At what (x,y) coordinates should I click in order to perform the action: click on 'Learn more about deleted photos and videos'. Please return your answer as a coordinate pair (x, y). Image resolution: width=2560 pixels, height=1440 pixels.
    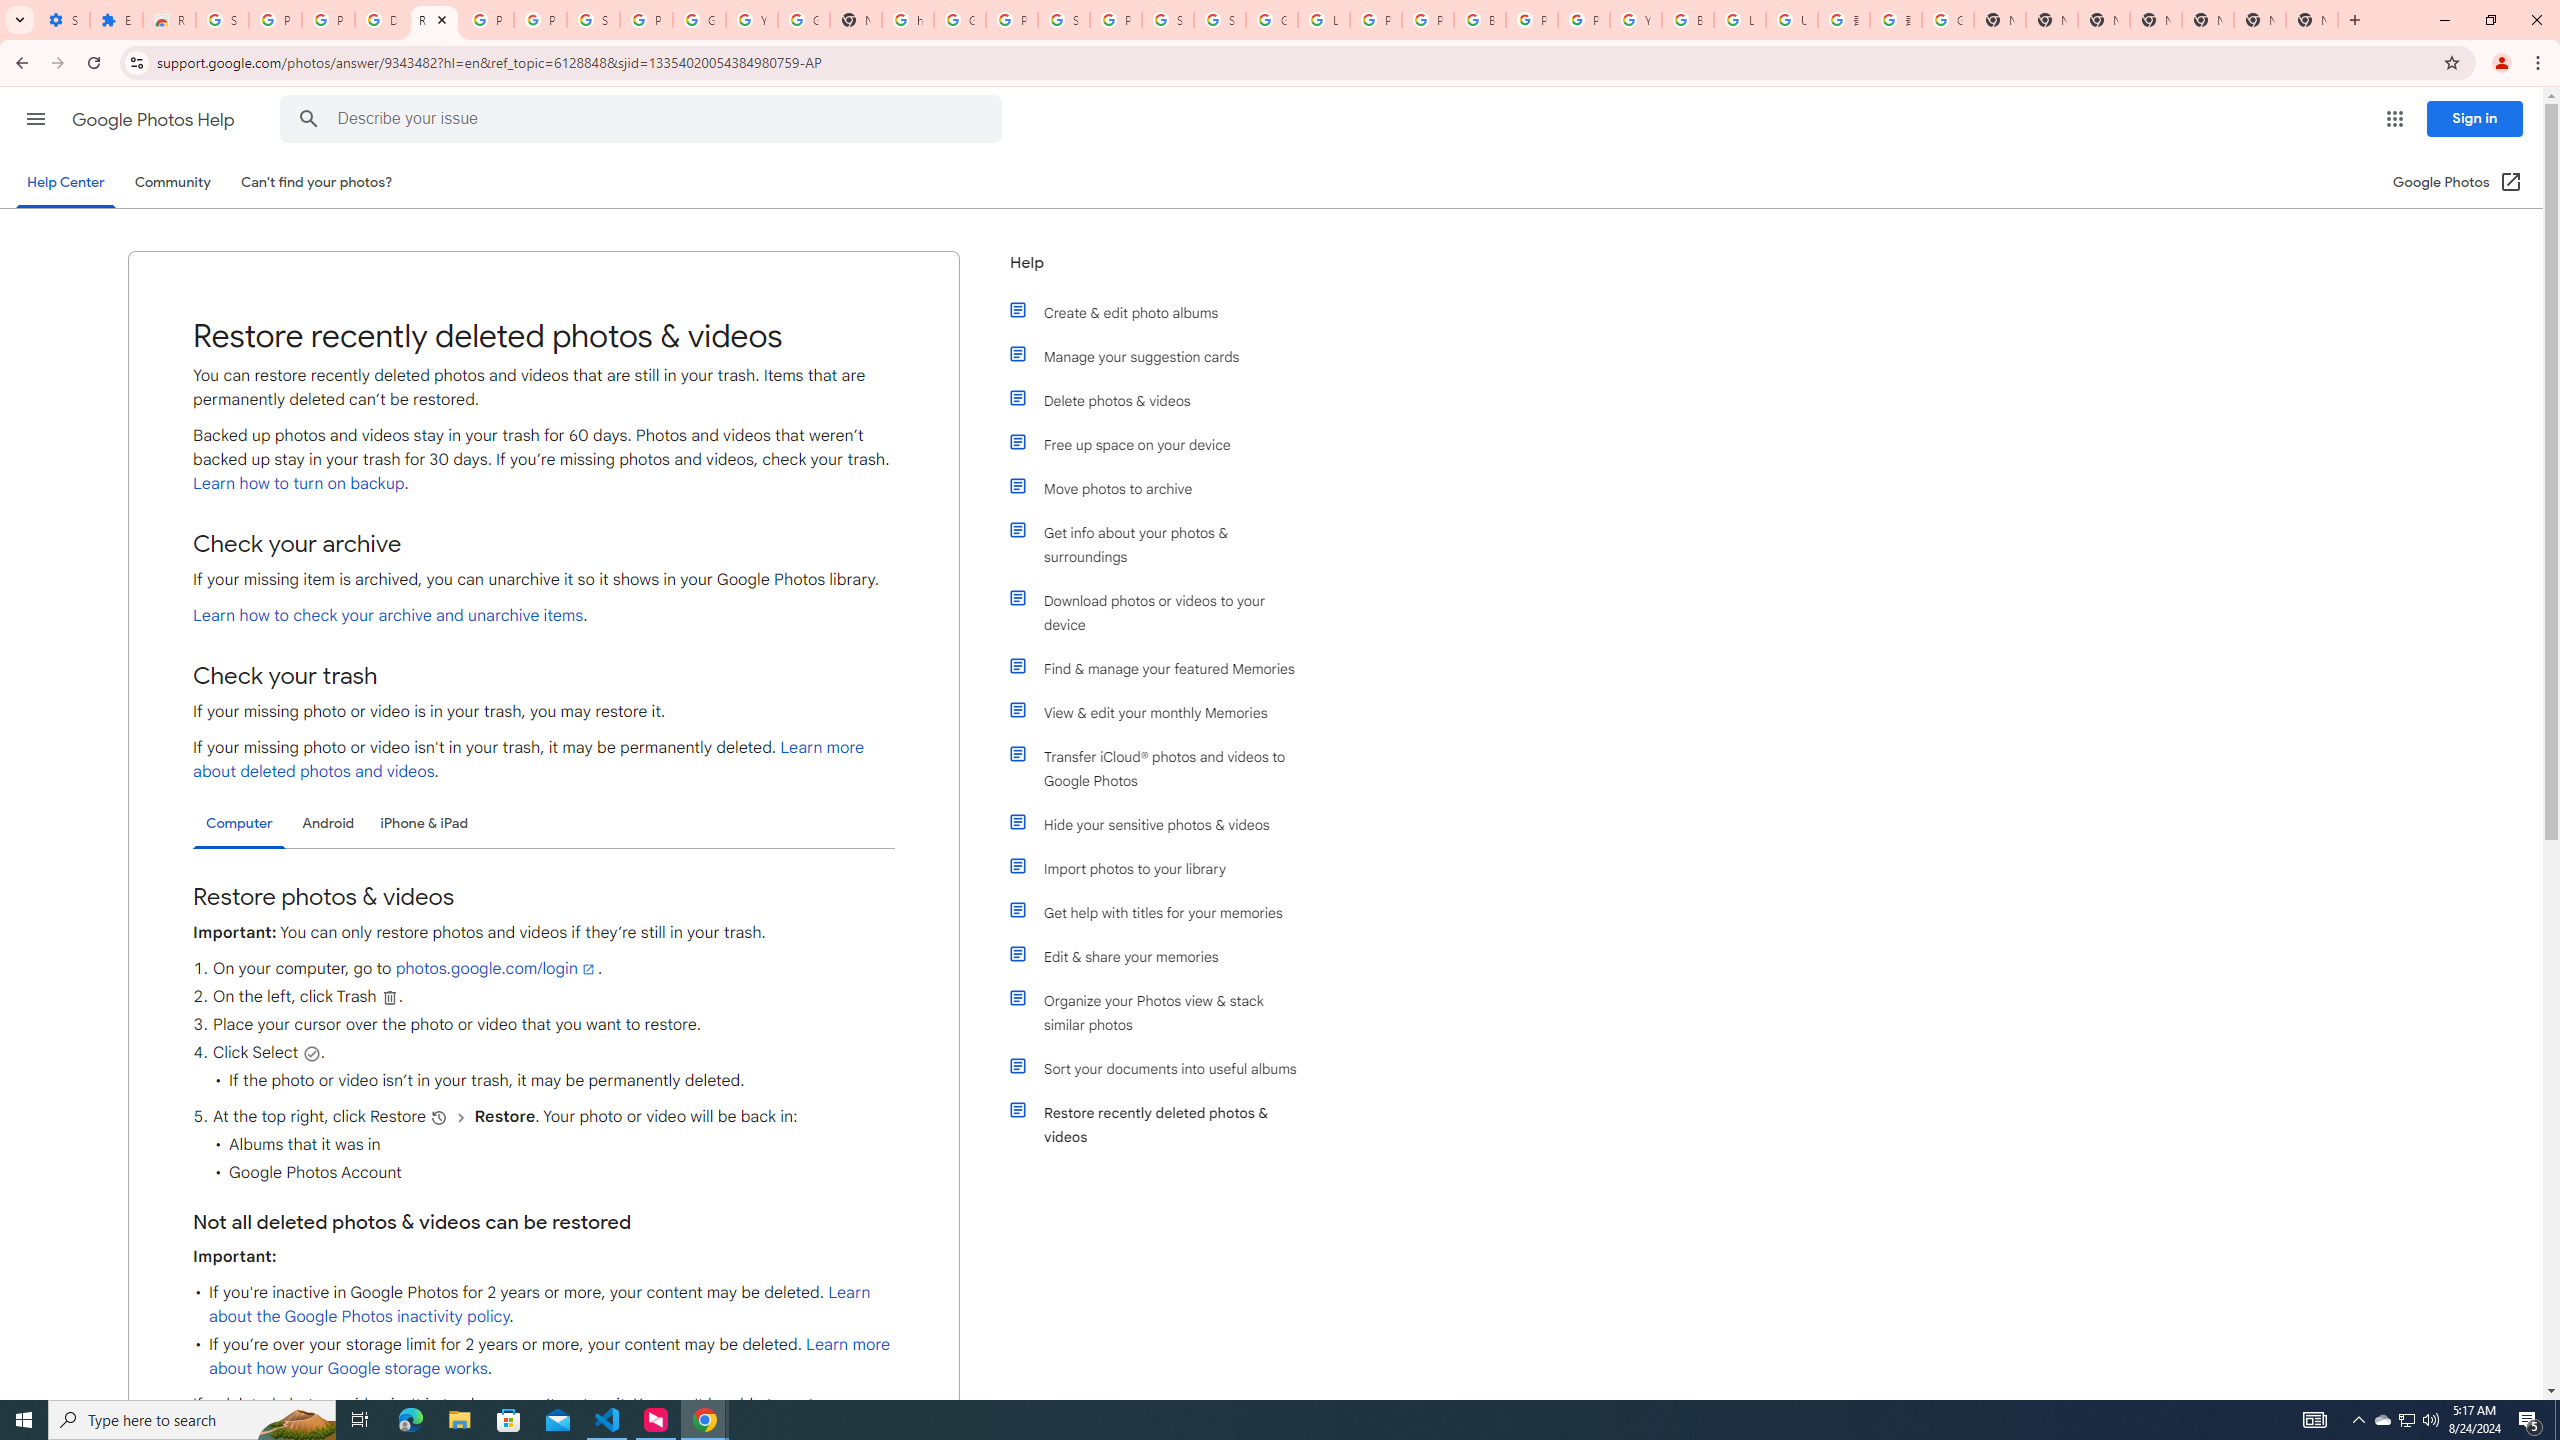
    Looking at the image, I should click on (527, 758).